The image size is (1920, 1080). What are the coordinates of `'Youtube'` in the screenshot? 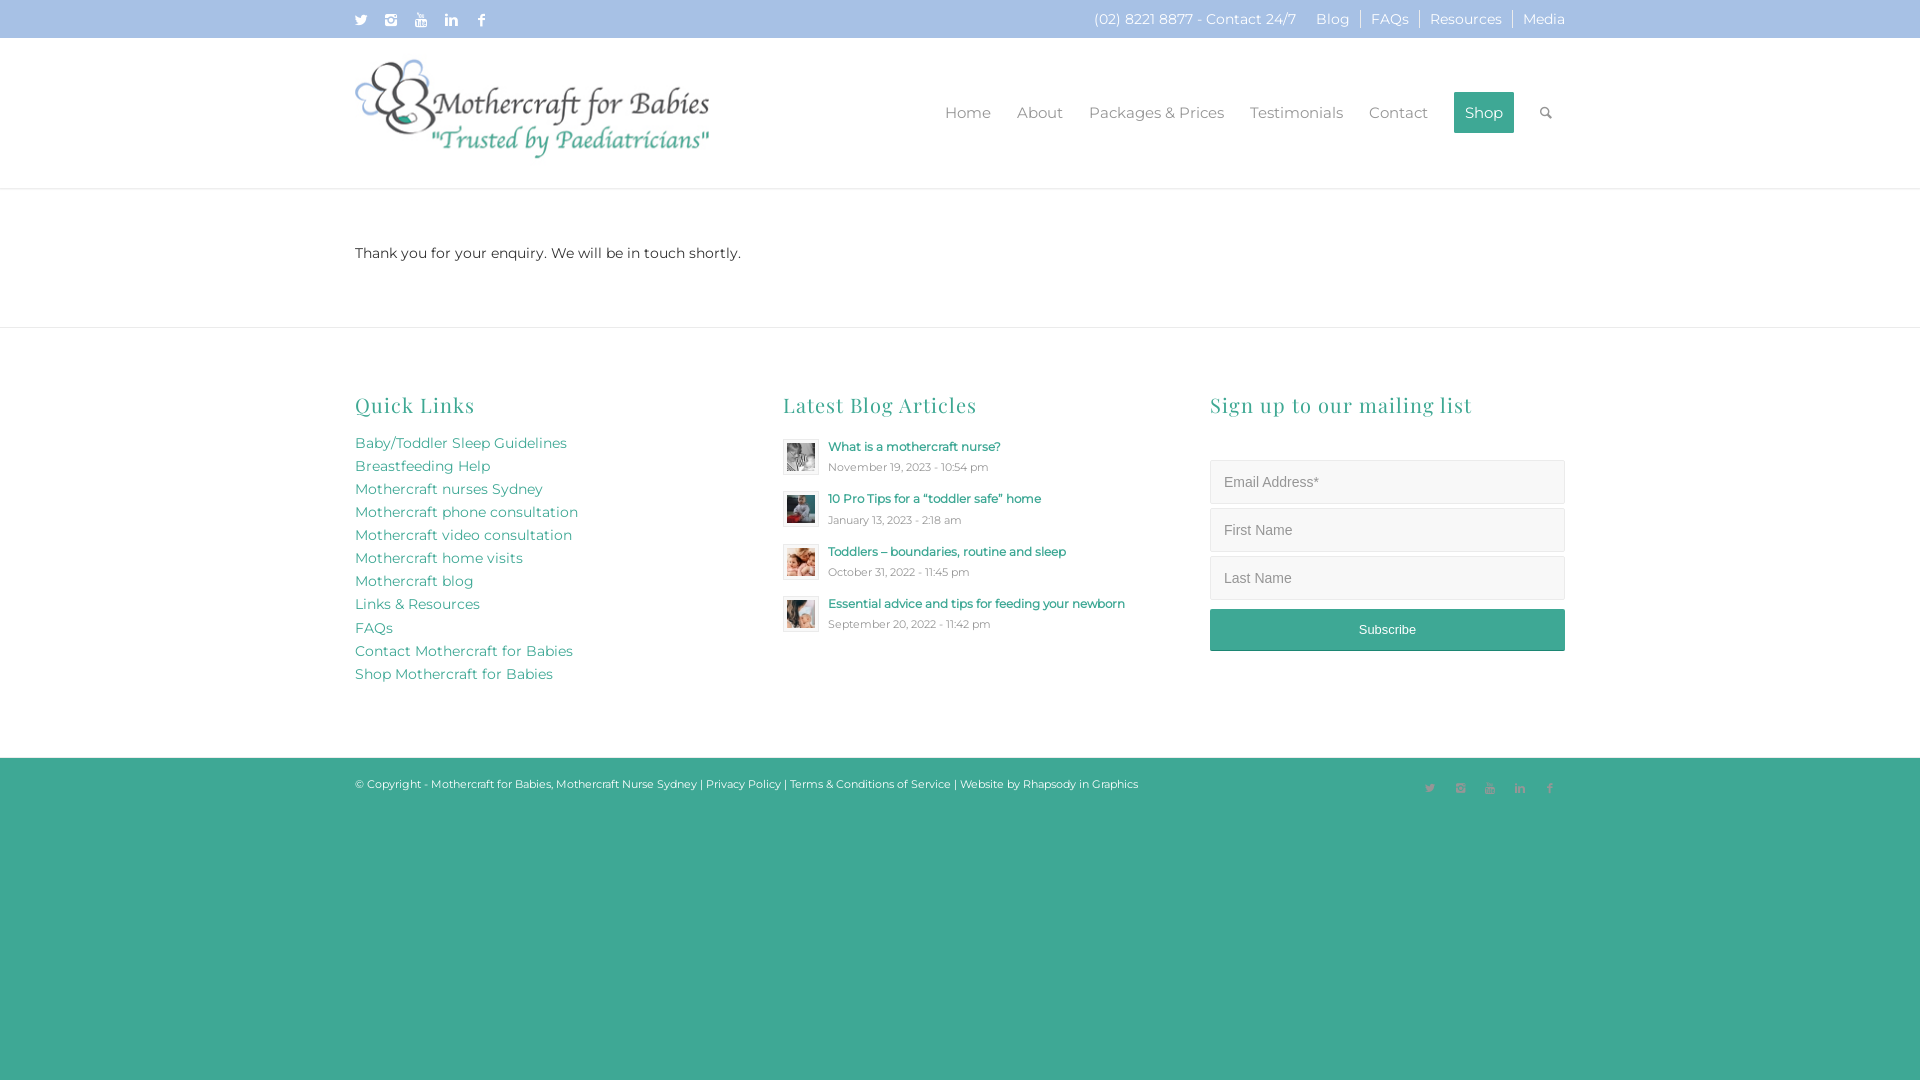 It's located at (420, 19).